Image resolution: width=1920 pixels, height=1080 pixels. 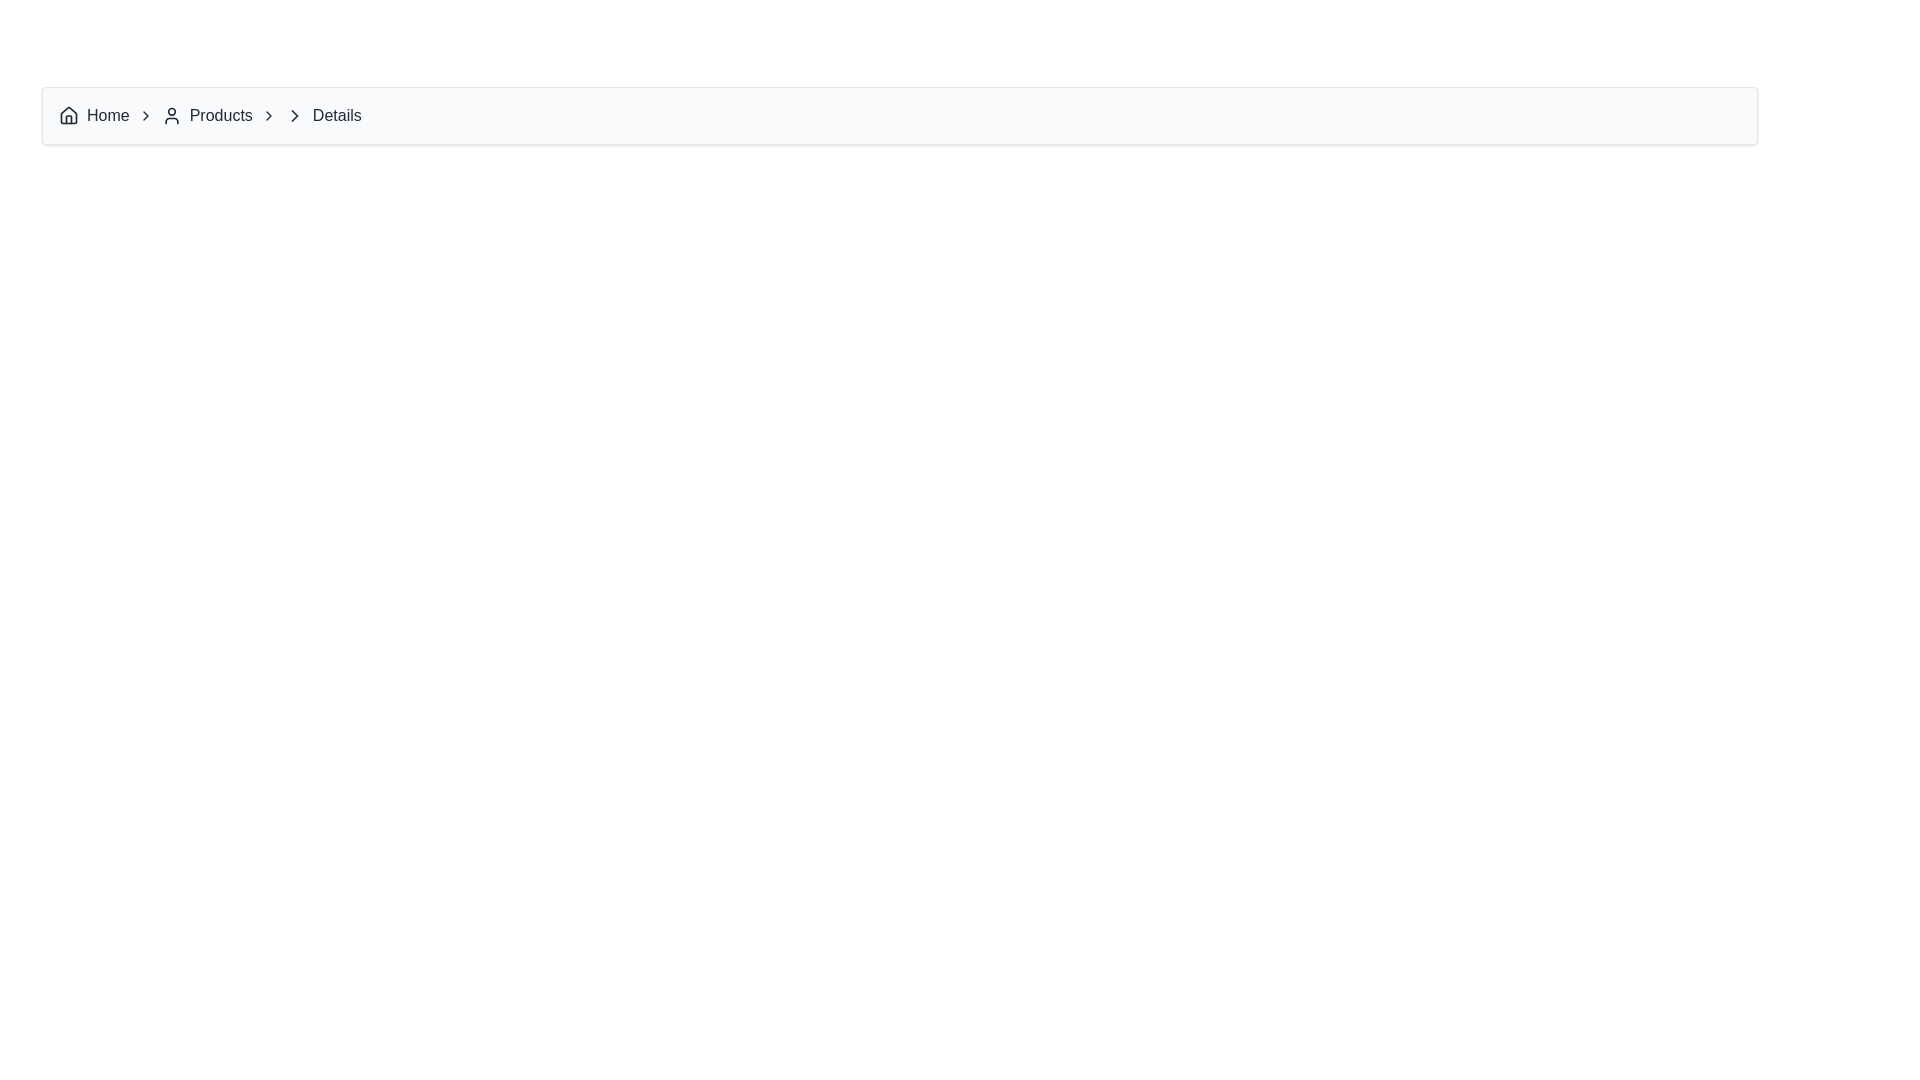 I want to click on the 'Details' text label located at the far-right segment of the breadcrumb navigation structure, so click(x=337, y=115).